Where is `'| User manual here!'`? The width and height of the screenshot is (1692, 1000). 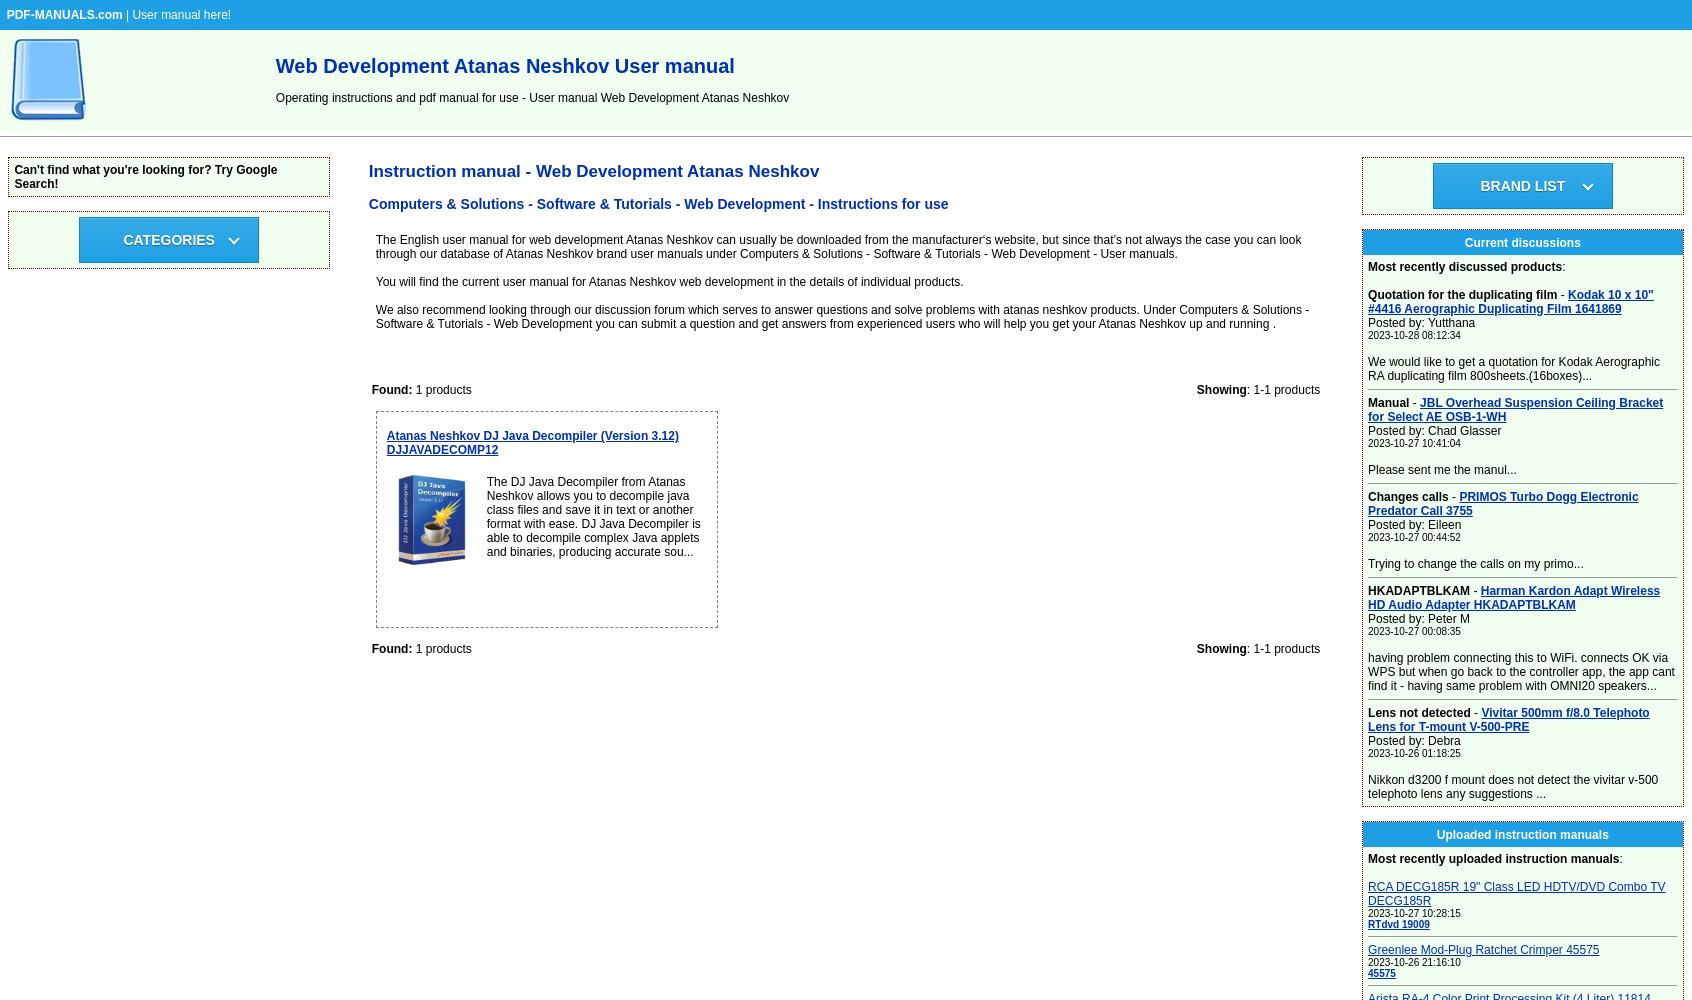
'| User manual here!' is located at coordinates (175, 15).